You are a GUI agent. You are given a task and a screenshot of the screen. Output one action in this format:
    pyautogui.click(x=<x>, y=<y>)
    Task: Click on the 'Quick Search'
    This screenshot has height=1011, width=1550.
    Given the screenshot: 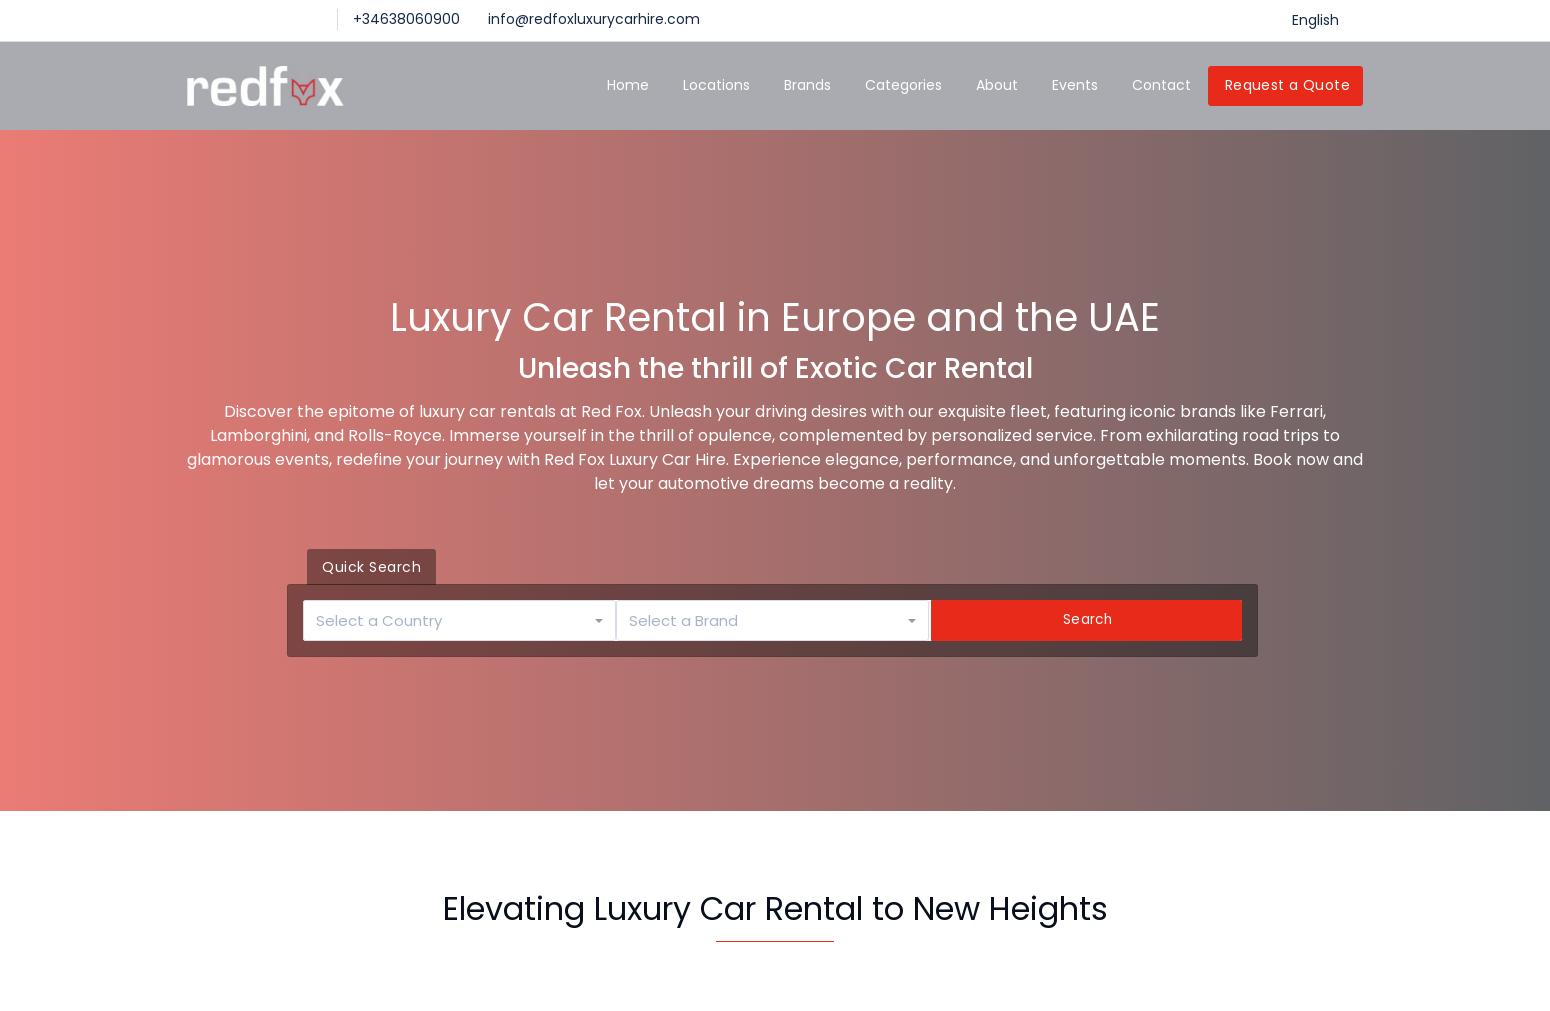 What is the action you would take?
    pyautogui.click(x=370, y=566)
    